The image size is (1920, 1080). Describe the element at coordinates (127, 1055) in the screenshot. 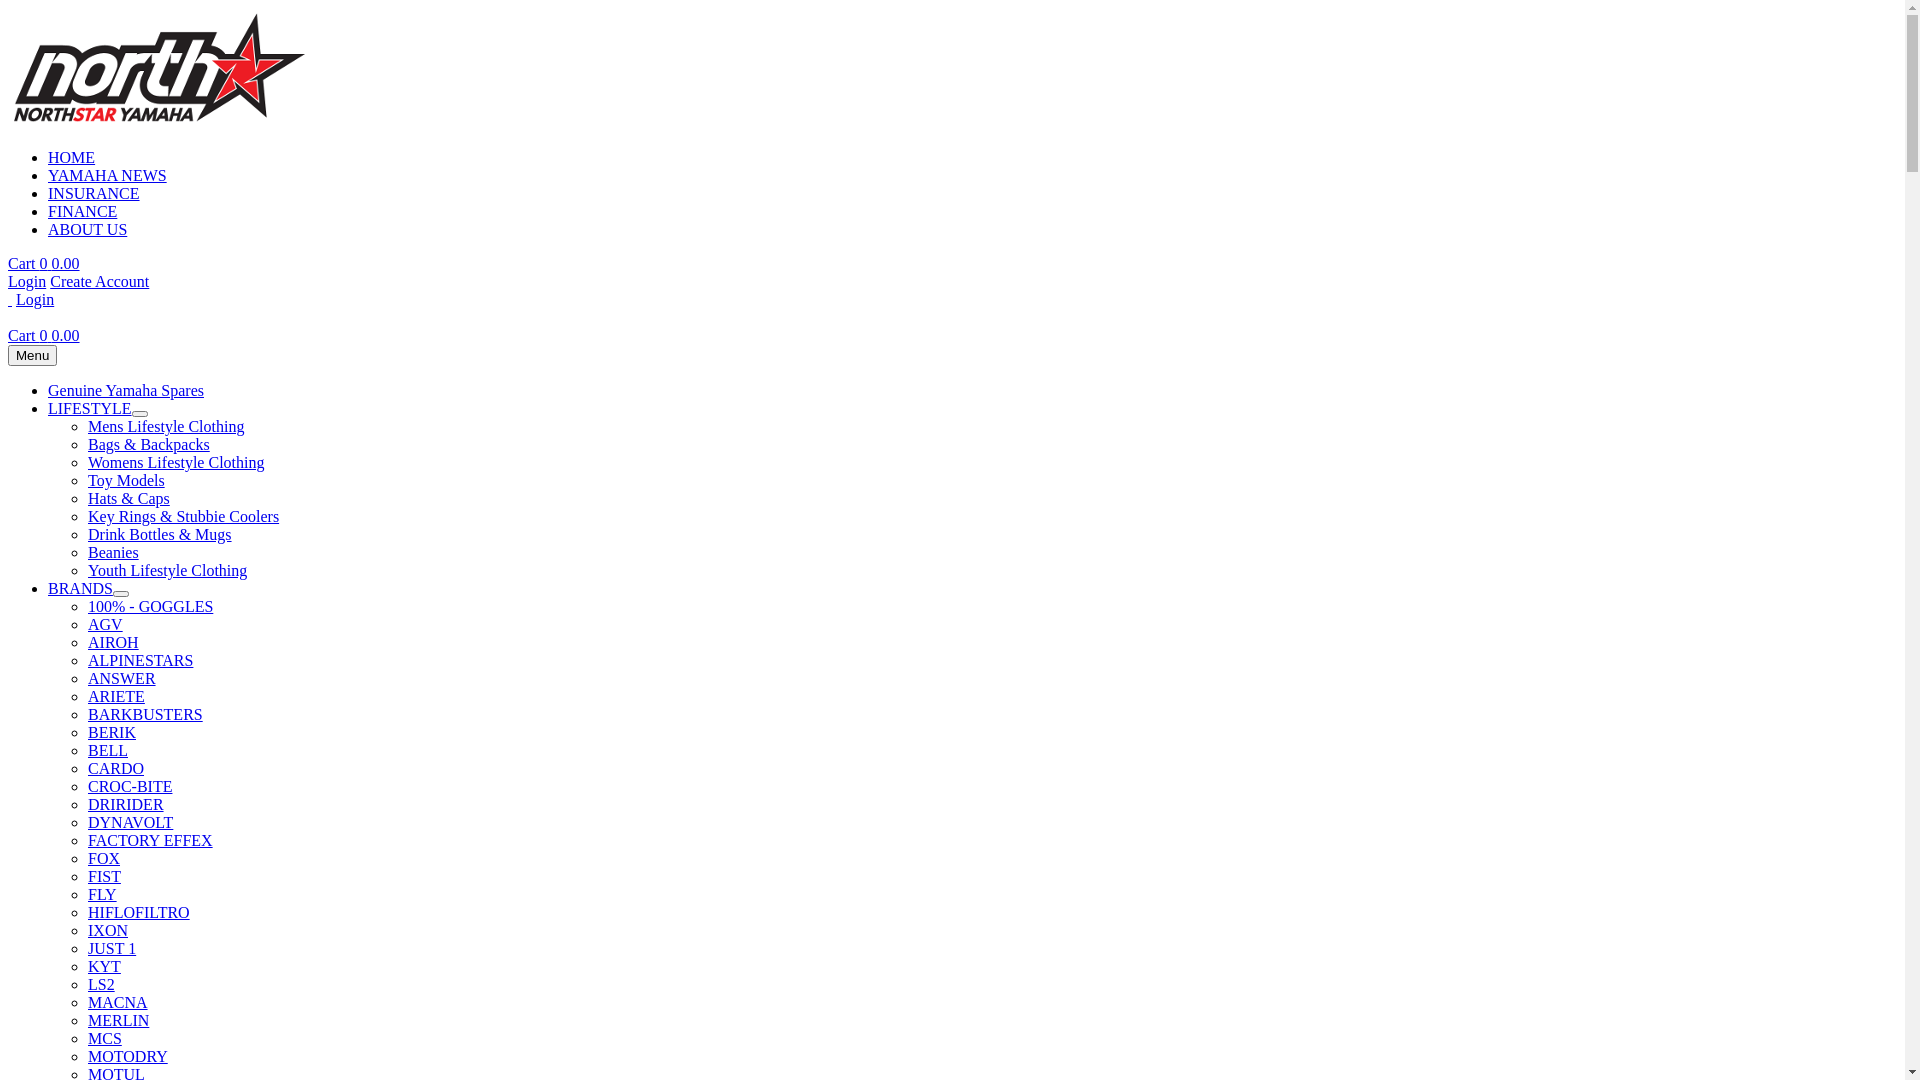

I see `'MOTODRY'` at that location.